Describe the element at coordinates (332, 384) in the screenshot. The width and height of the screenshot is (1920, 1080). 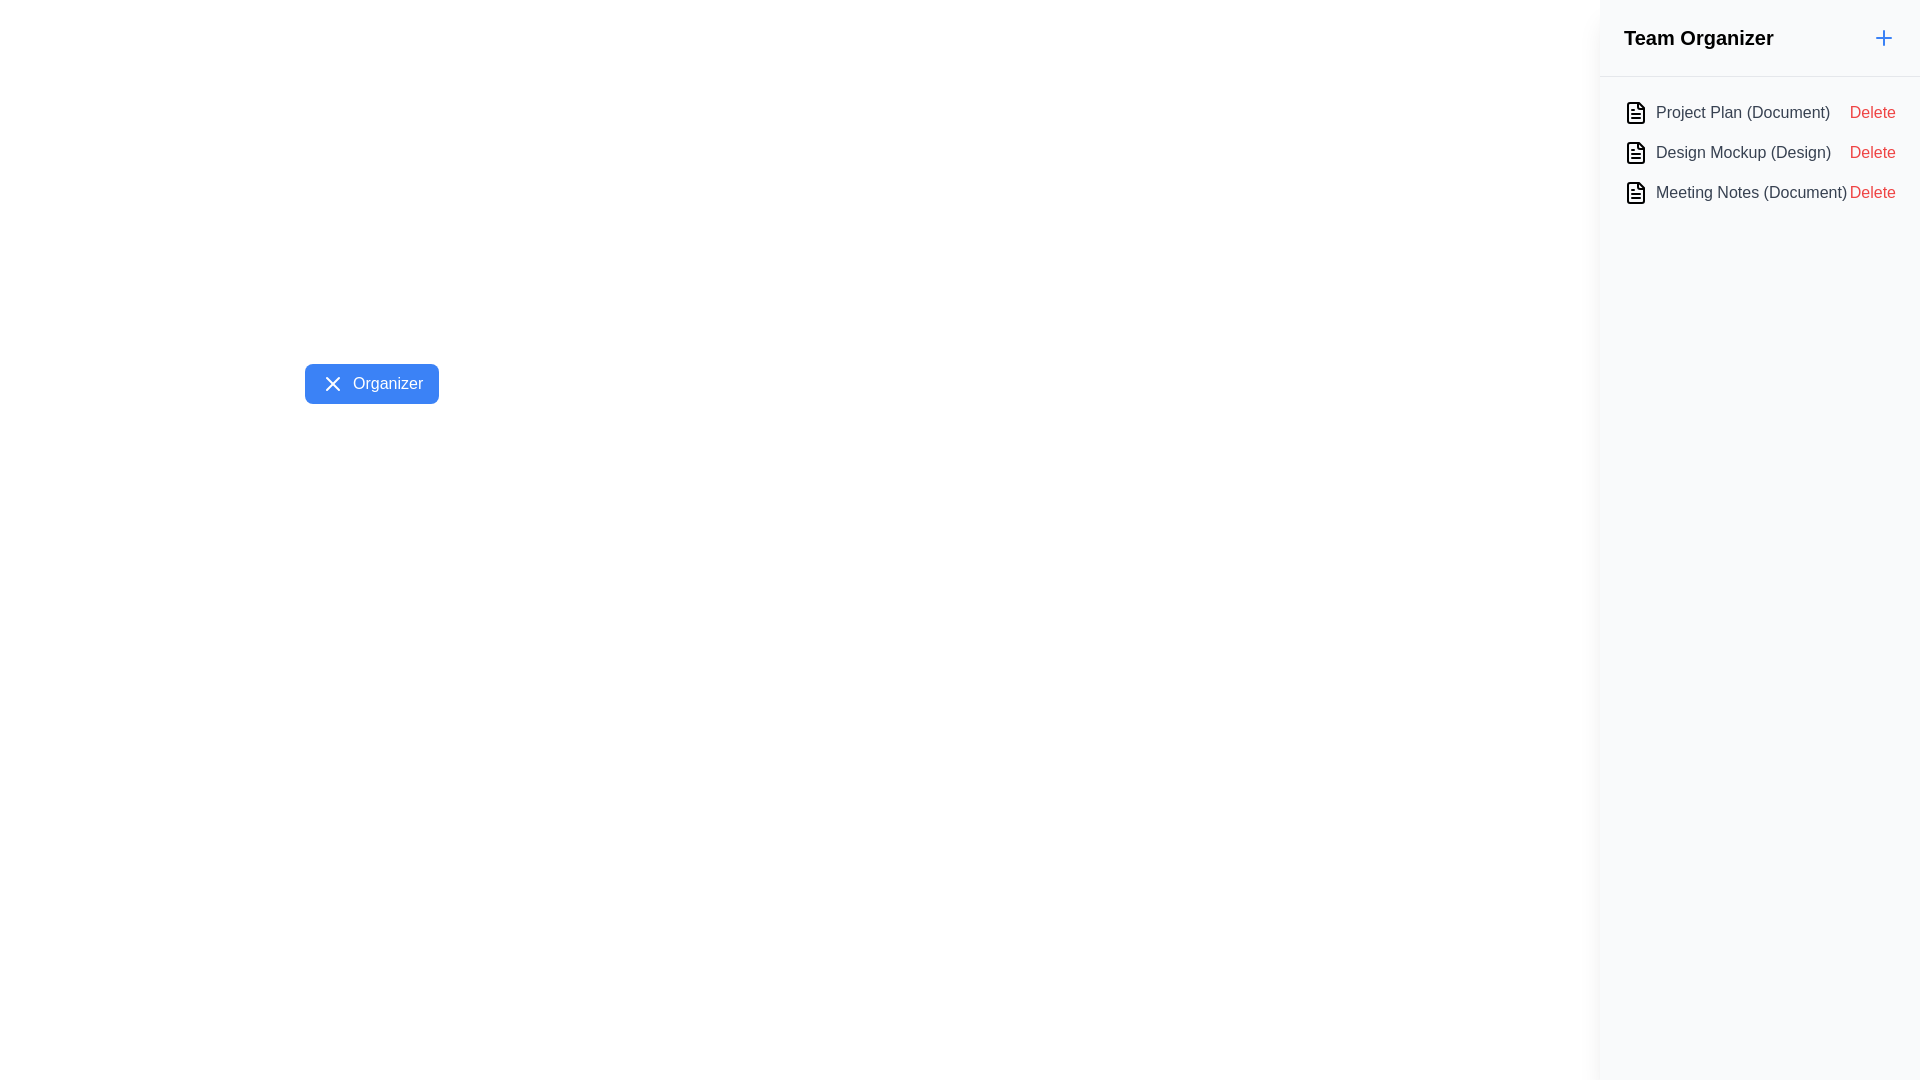
I see `the 'X' icon used for closure or cancellation within the 'Organizer' button` at that location.